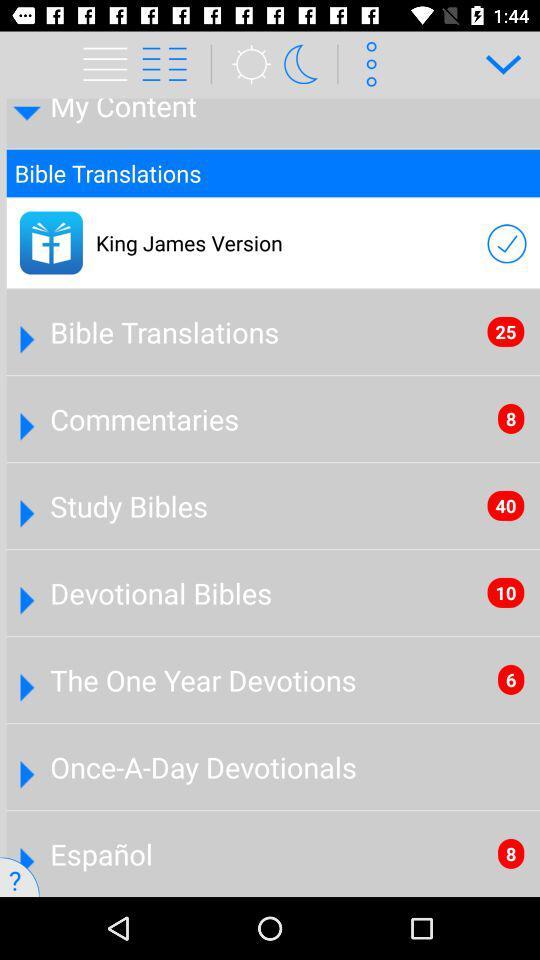  I want to click on the expand_more icon, so click(495, 64).